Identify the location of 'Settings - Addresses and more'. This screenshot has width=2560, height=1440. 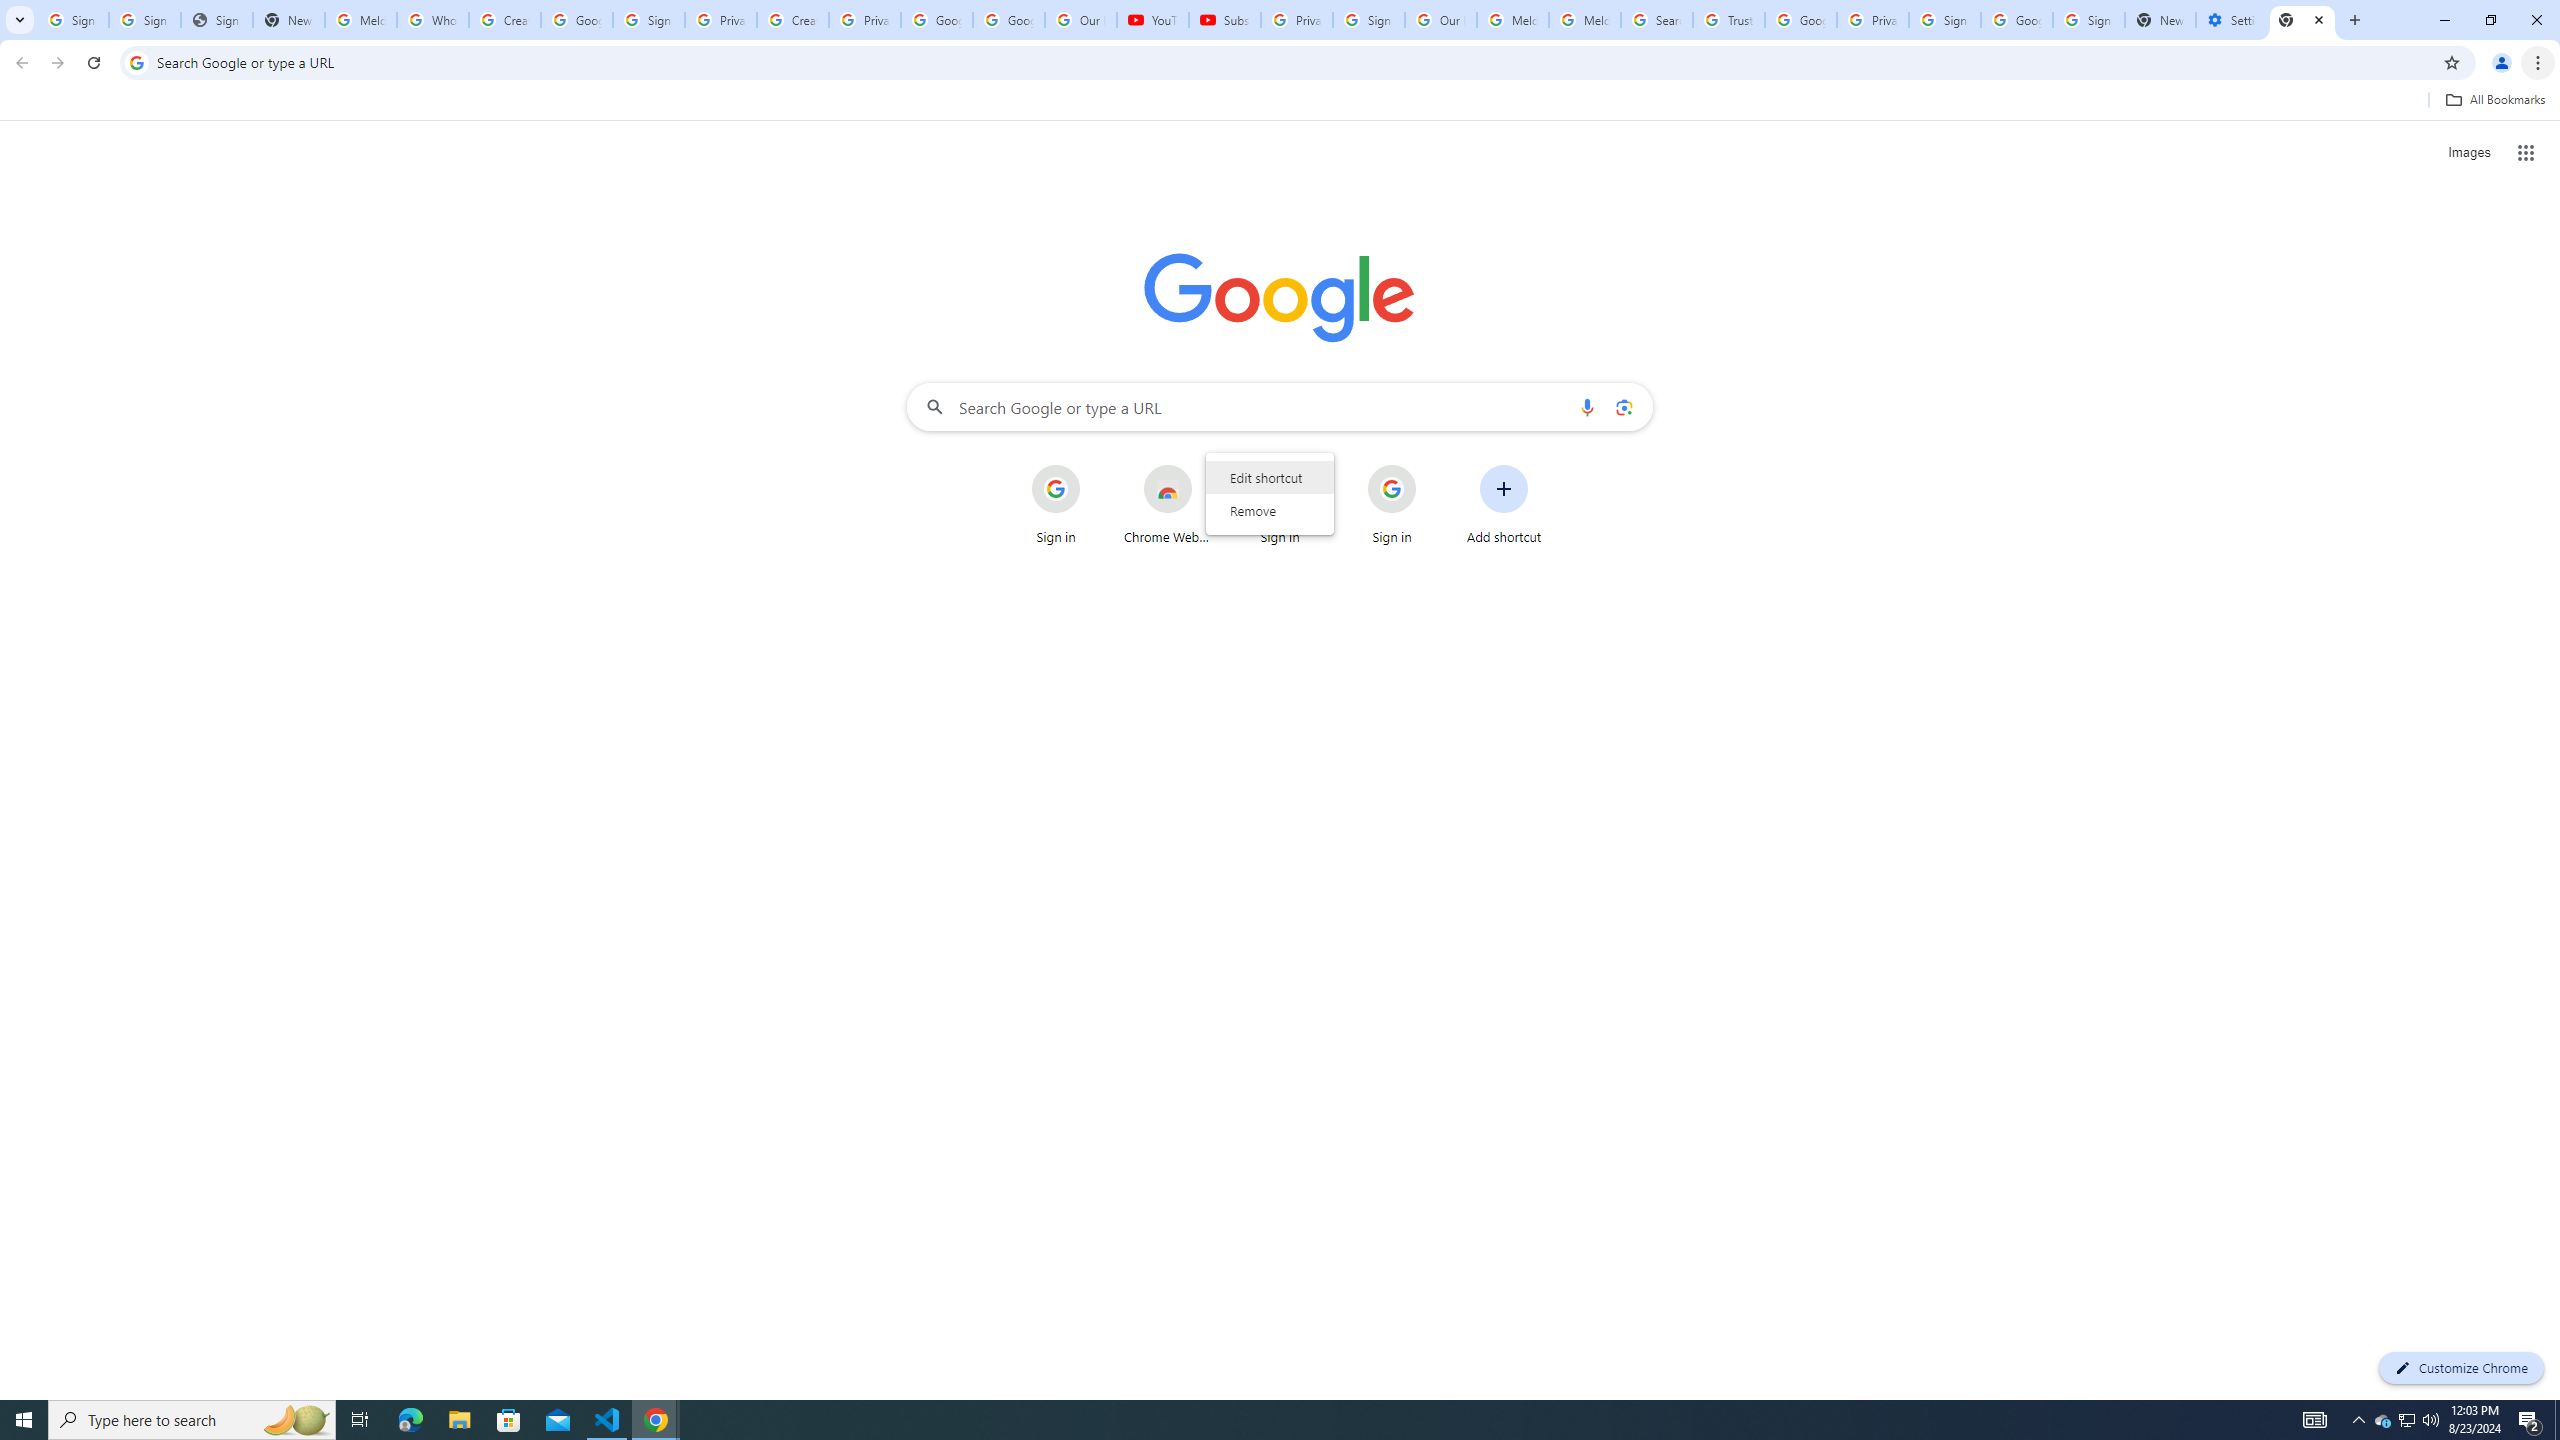
(2230, 19).